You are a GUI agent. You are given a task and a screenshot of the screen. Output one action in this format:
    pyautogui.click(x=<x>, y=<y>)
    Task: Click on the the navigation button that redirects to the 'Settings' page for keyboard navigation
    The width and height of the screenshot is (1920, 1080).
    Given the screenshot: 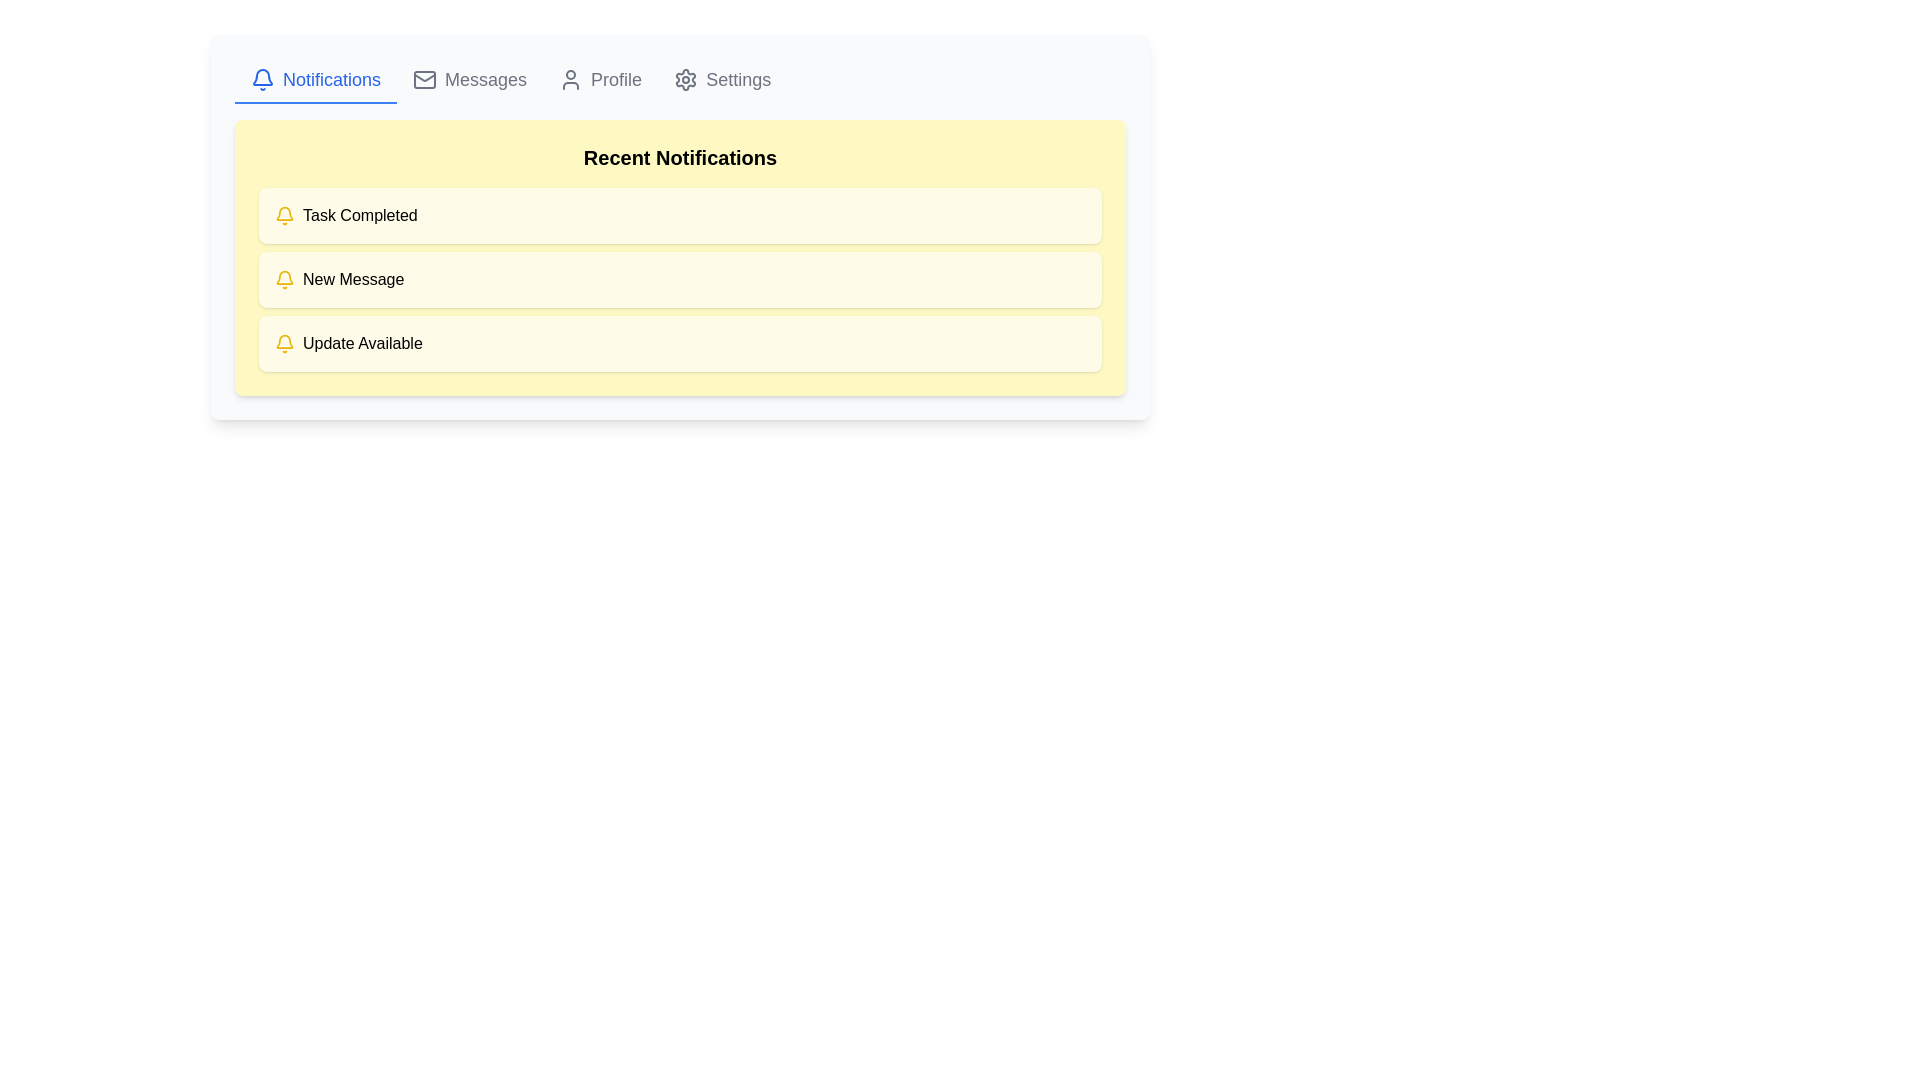 What is the action you would take?
    pyautogui.click(x=721, y=80)
    